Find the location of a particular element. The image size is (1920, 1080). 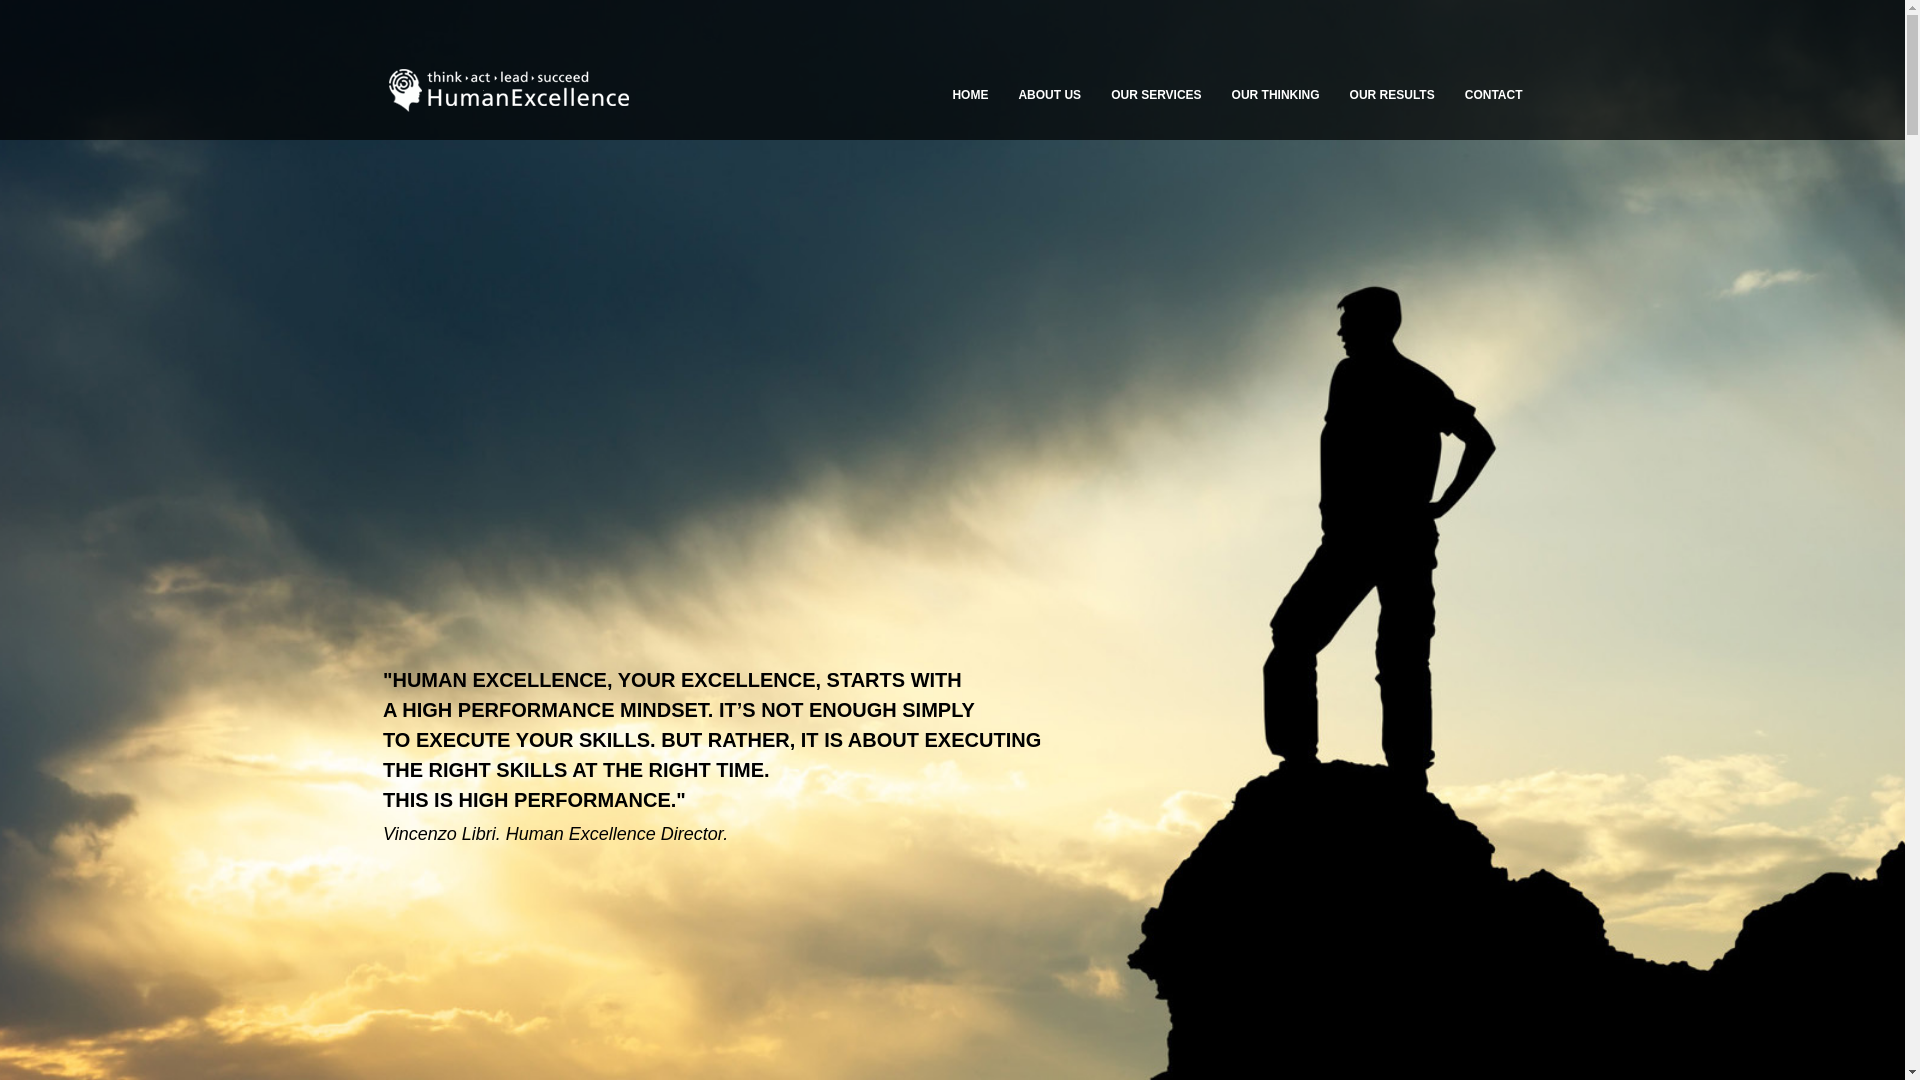

'OUR RESULTS' is located at coordinates (1391, 95).